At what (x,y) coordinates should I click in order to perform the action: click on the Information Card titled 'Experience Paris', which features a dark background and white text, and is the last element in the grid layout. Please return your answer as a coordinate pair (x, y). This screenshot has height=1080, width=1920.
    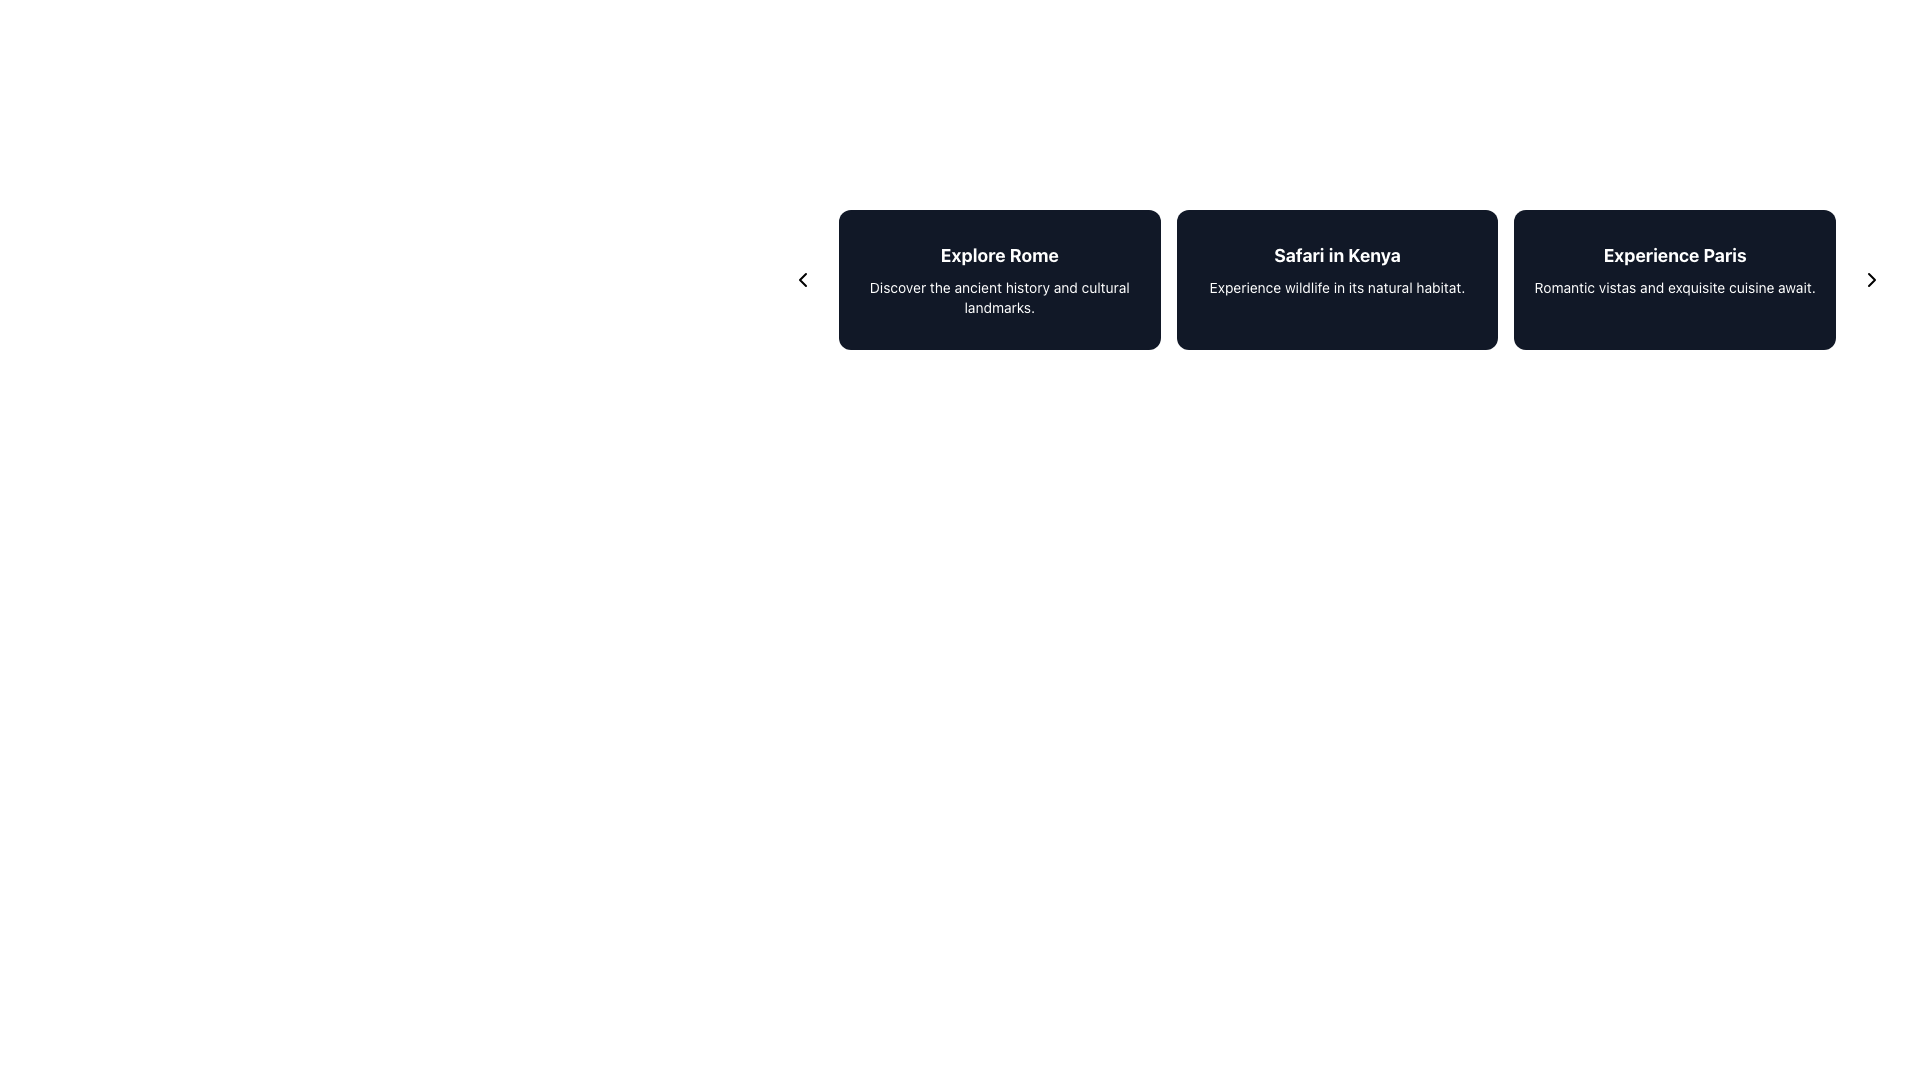
    Looking at the image, I should click on (1675, 280).